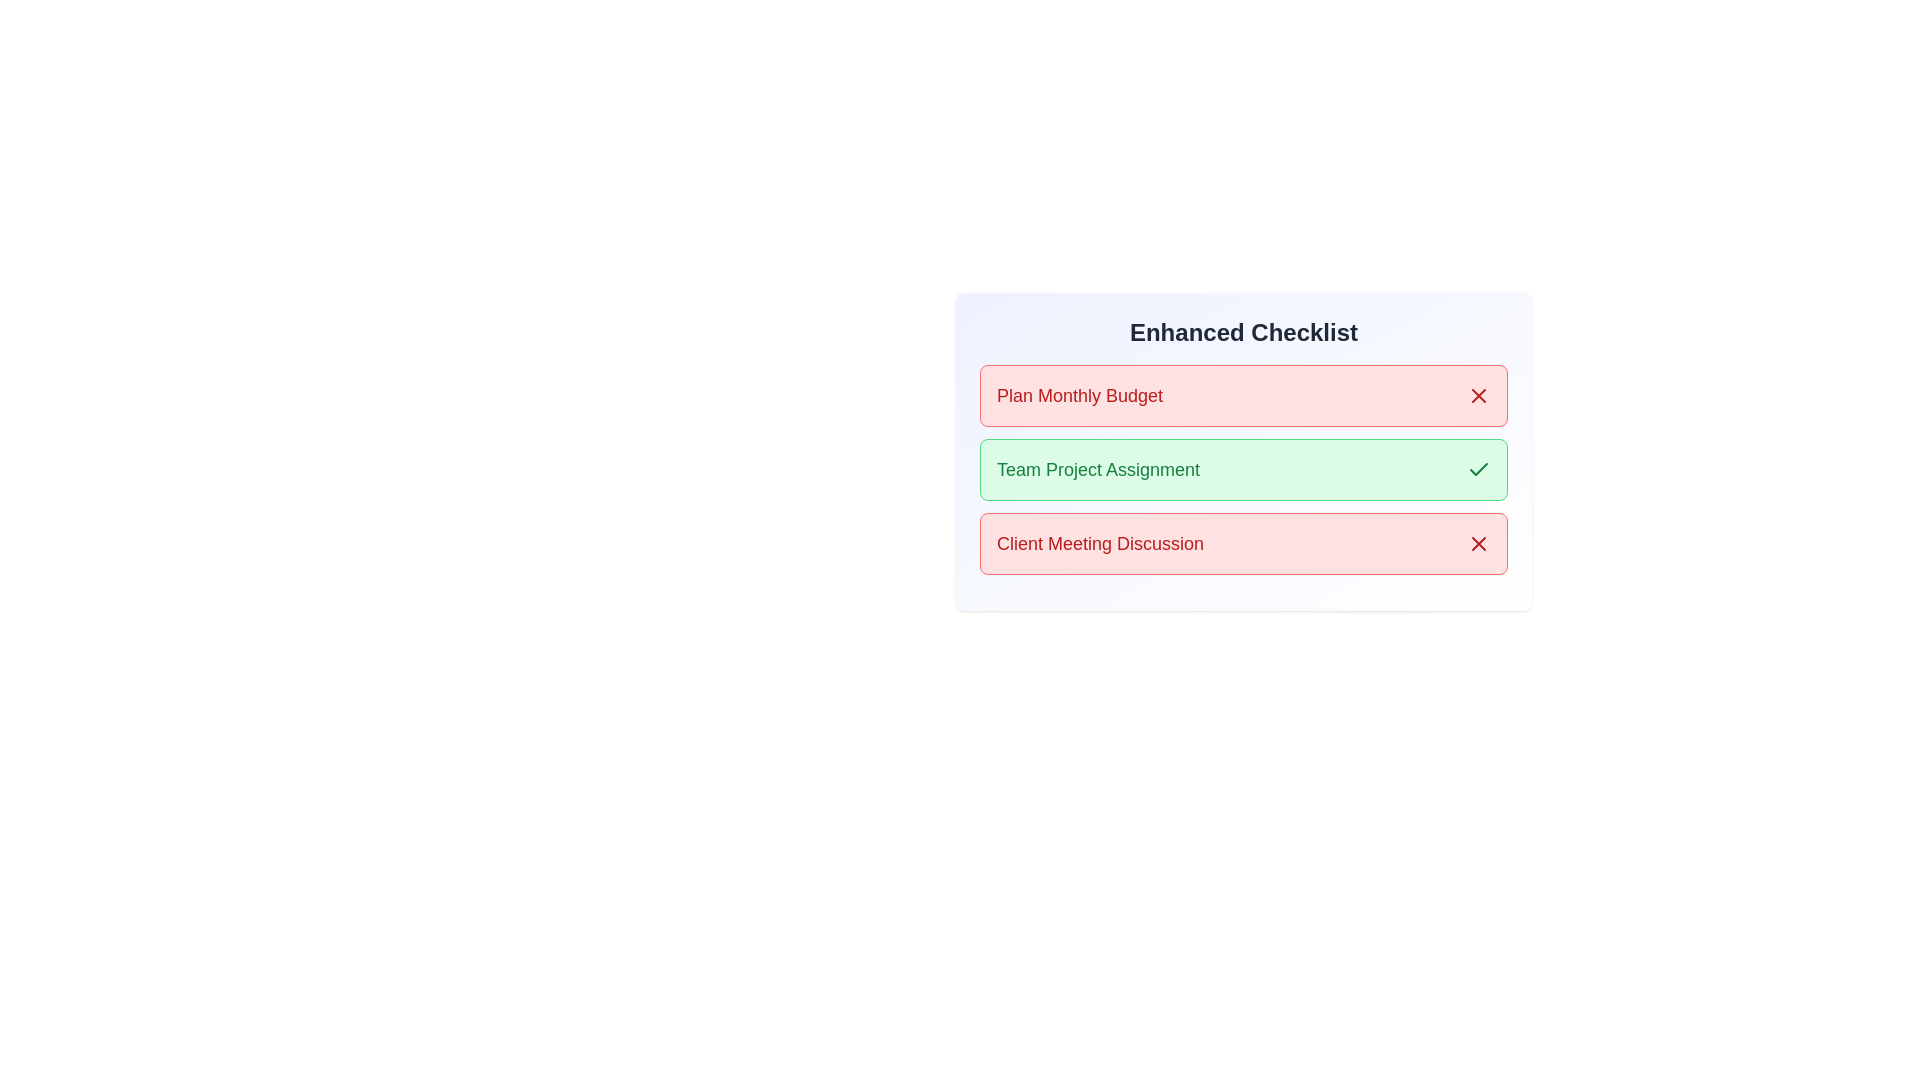  What do you see at coordinates (1099, 543) in the screenshot?
I see `the text label displaying 'Client Meeting Discussion', which is styled with a red font and is the third entry in the checklist interface` at bounding box center [1099, 543].